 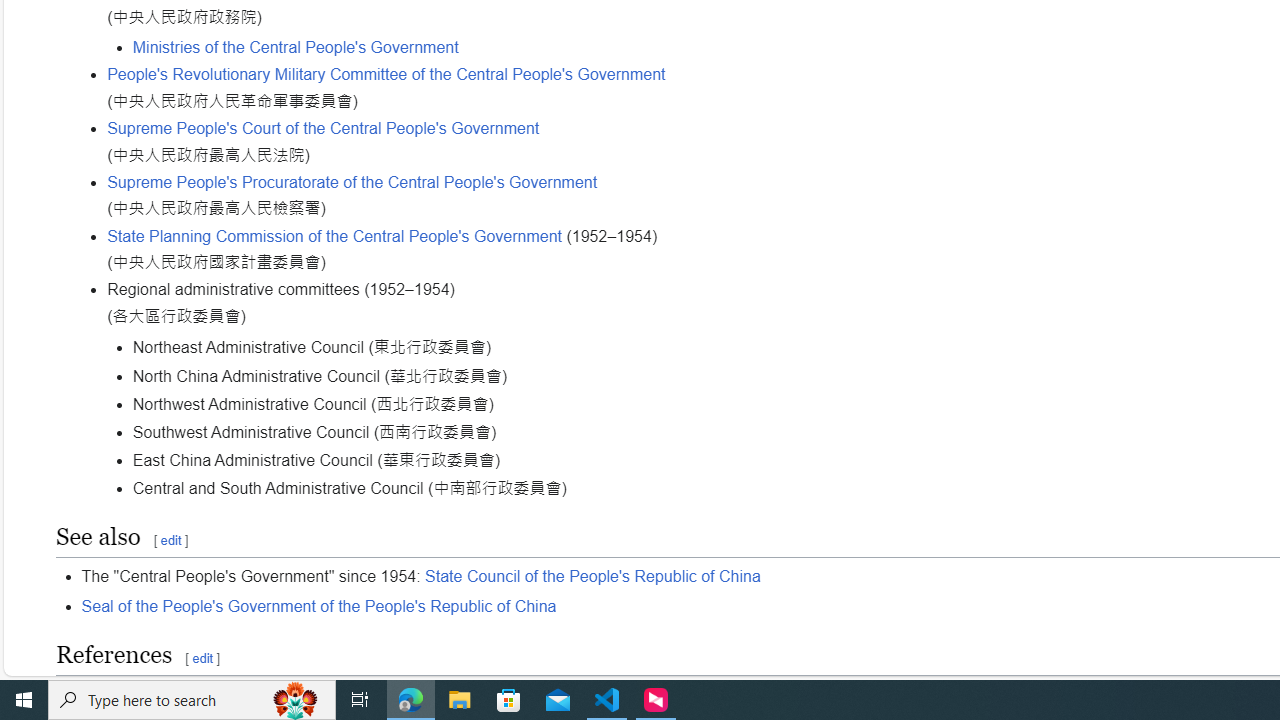 What do you see at coordinates (294, 46) in the screenshot?
I see `'Ministries of the Central People'` at bounding box center [294, 46].